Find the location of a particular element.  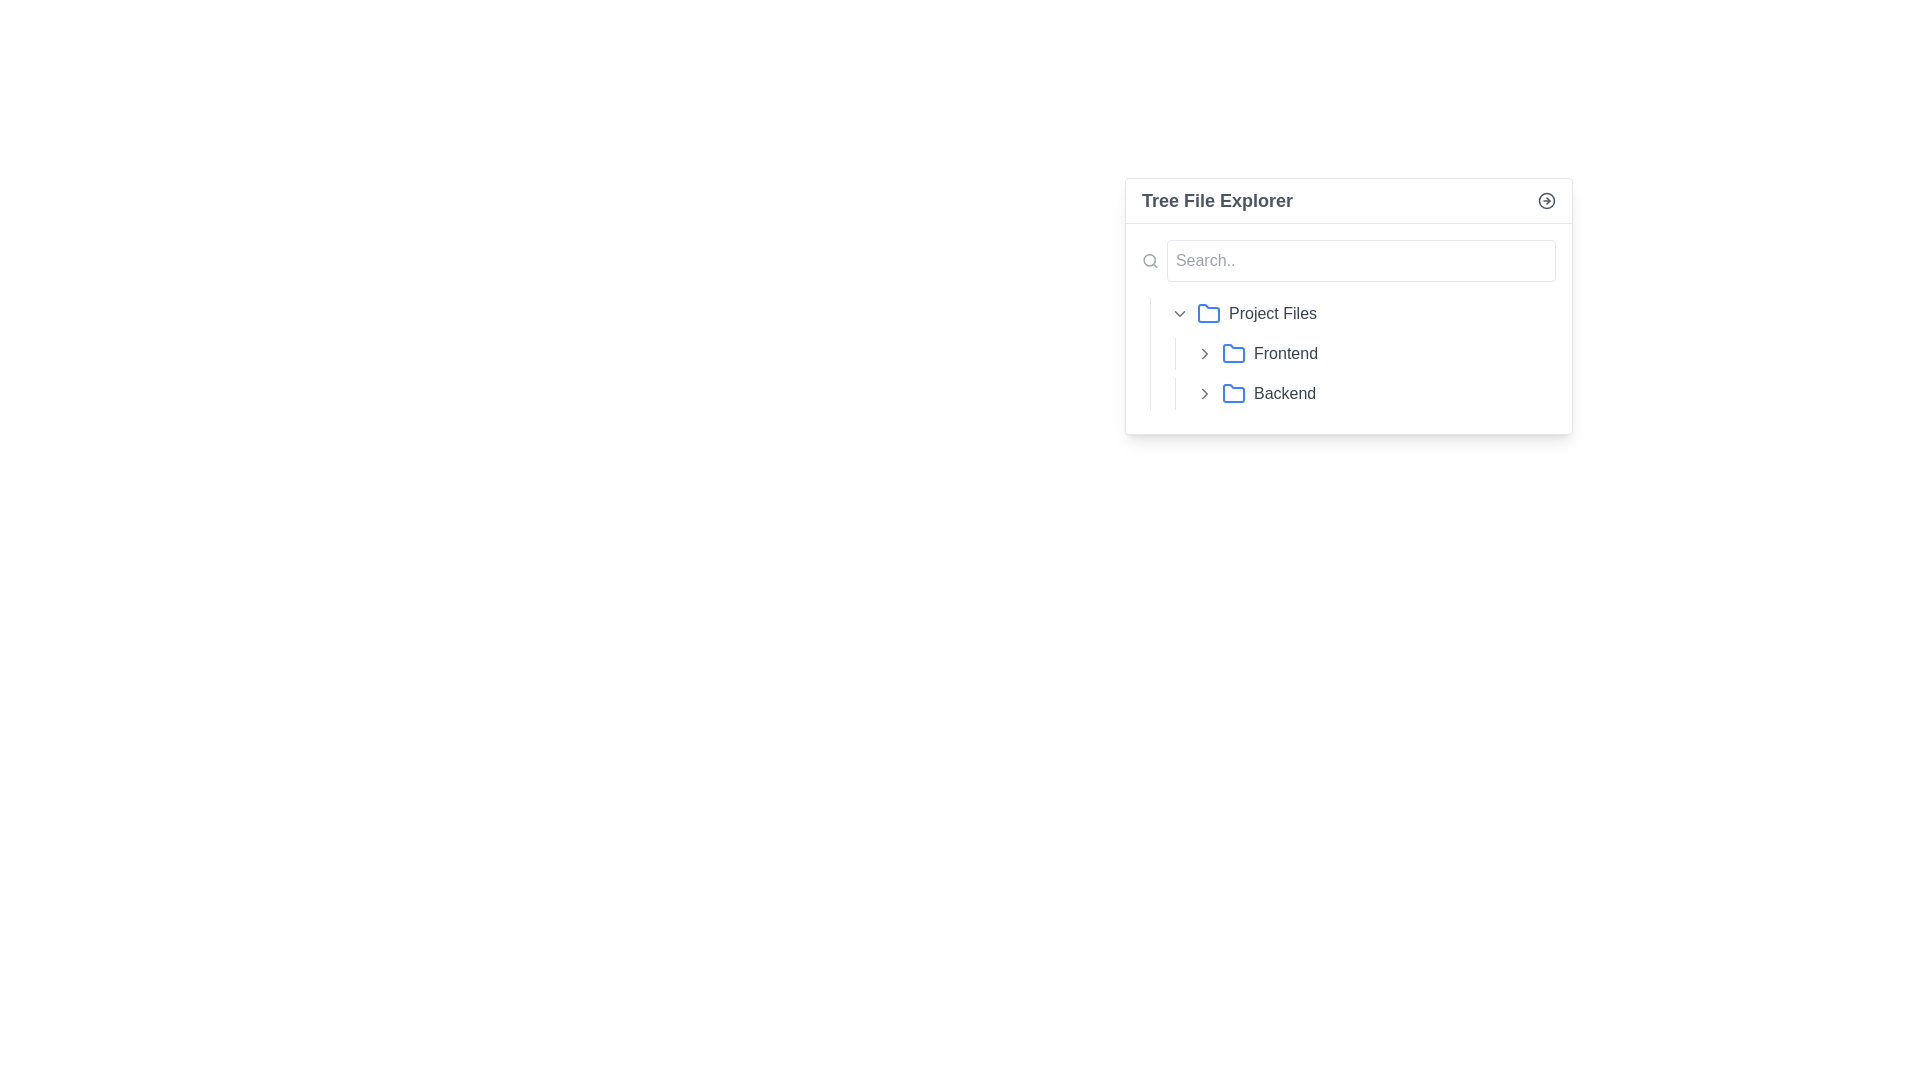

the label displaying 'Backend' is located at coordinates (1401, 393).